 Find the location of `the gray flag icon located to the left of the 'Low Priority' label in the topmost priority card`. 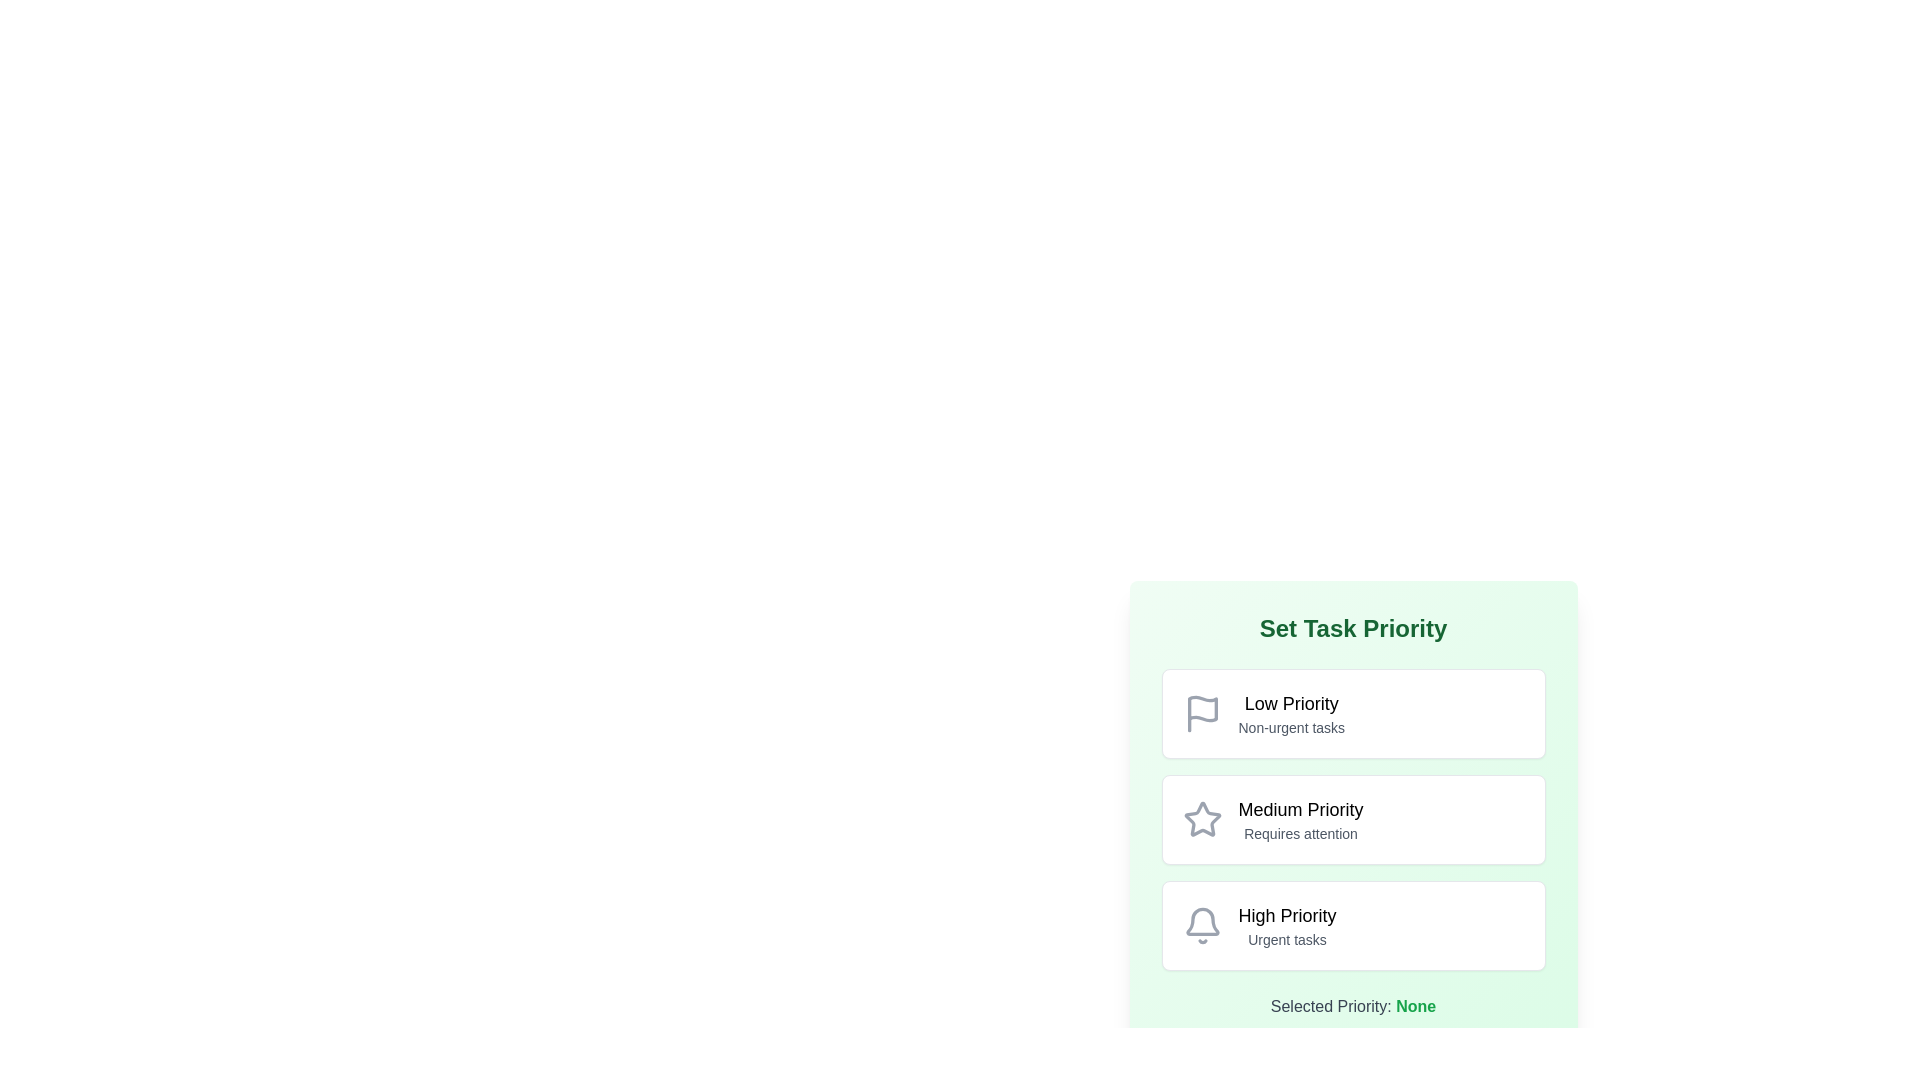

the gray flag icon located to the left of the 'Low Priority' label in the topmost priority card is located at coordinates (1201, 712).